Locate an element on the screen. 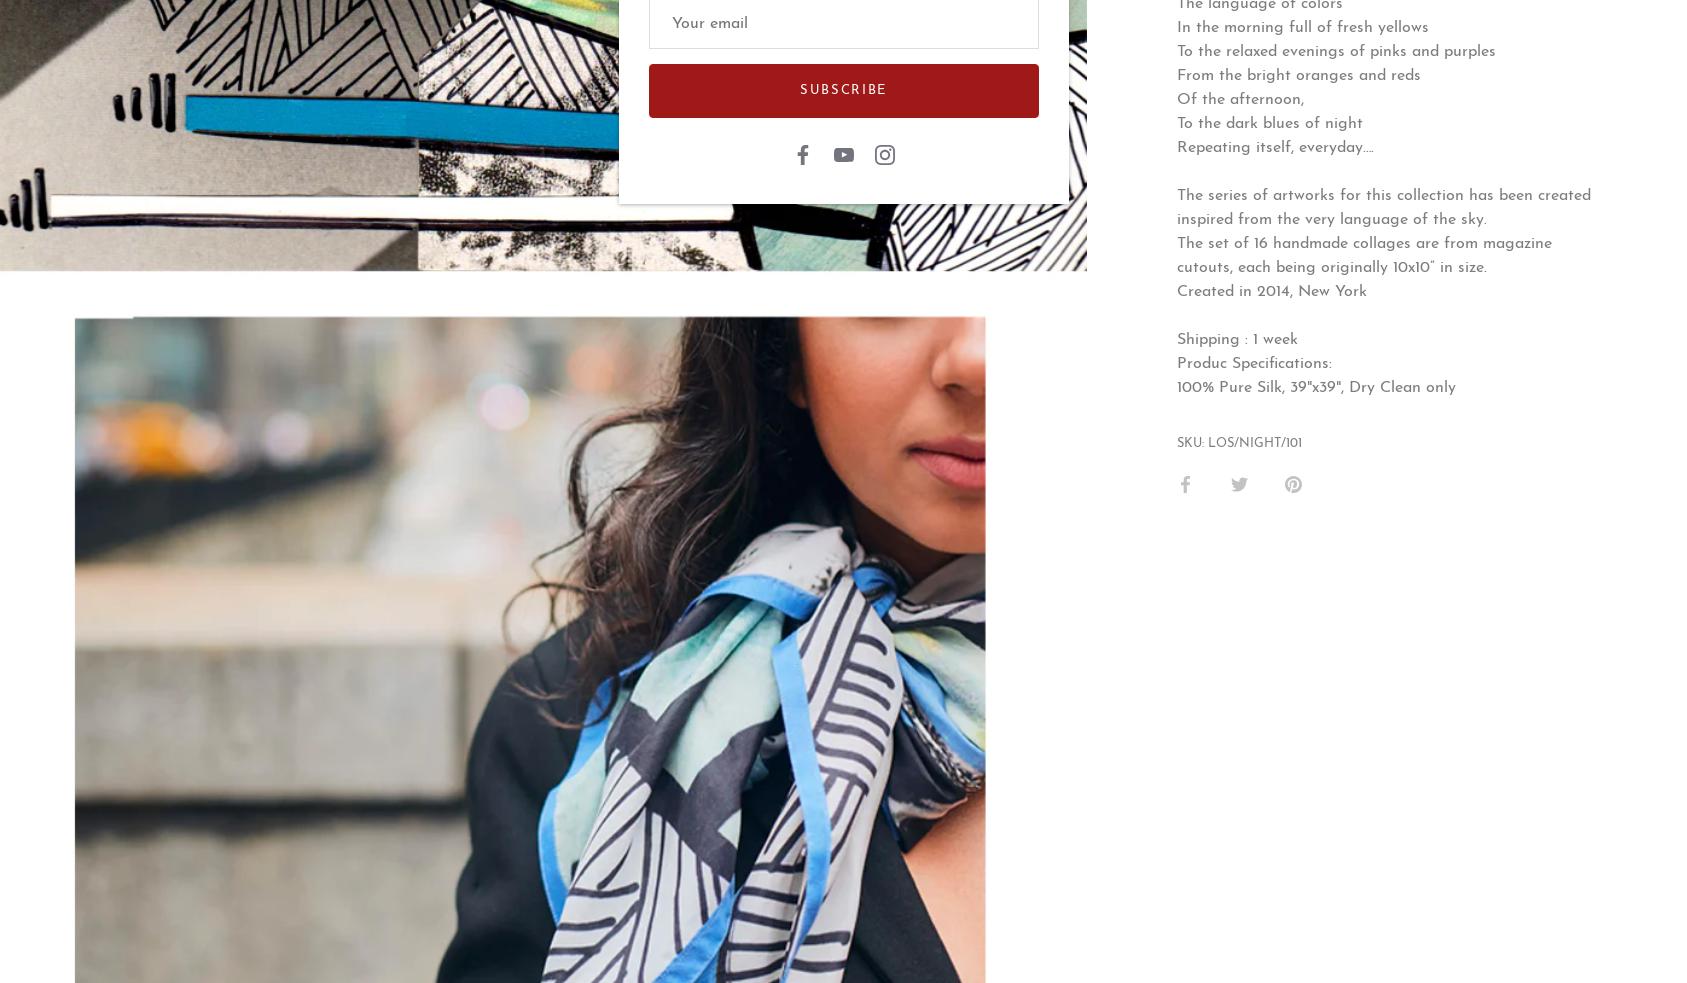  'The series of artworks for this collection has been created inspired from the very language of the sky.' is located at coordinates (1384, 208).